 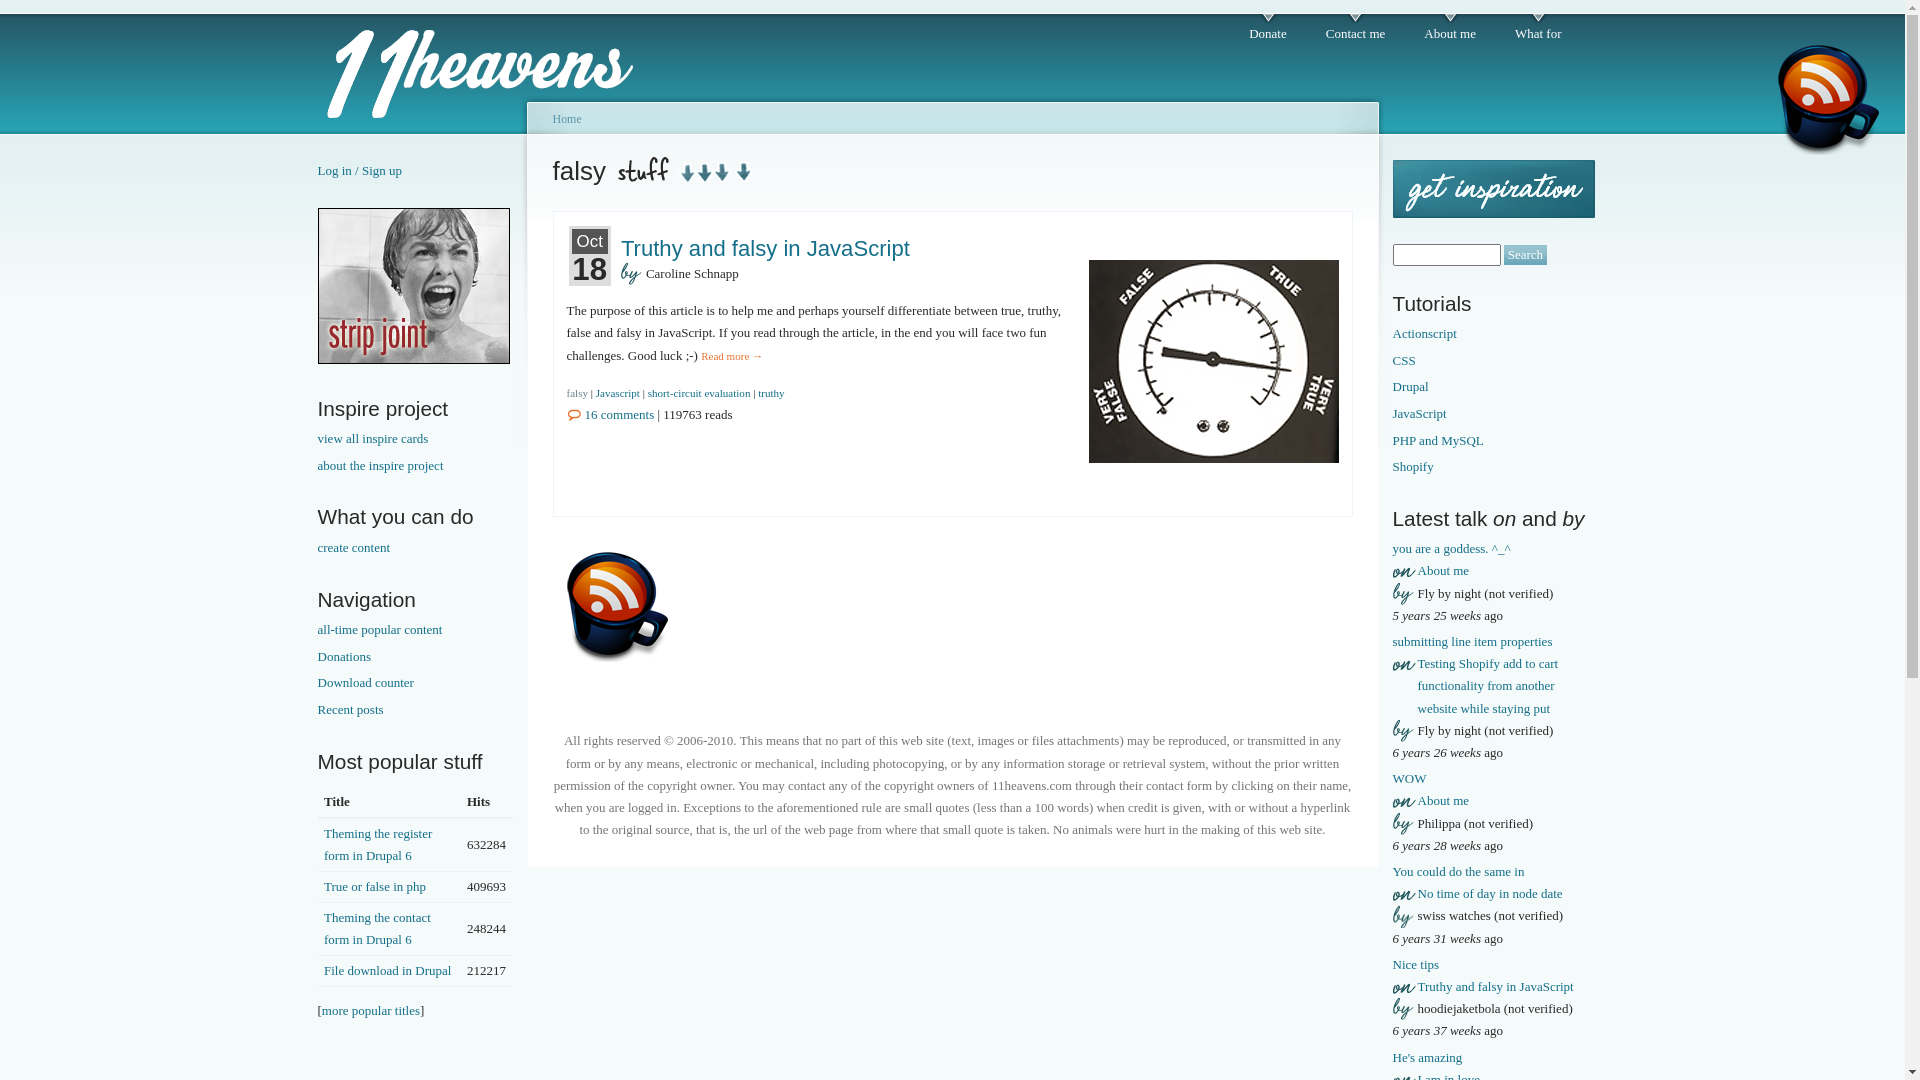 I want to click on '16 comments', so click(x=608, y=413).